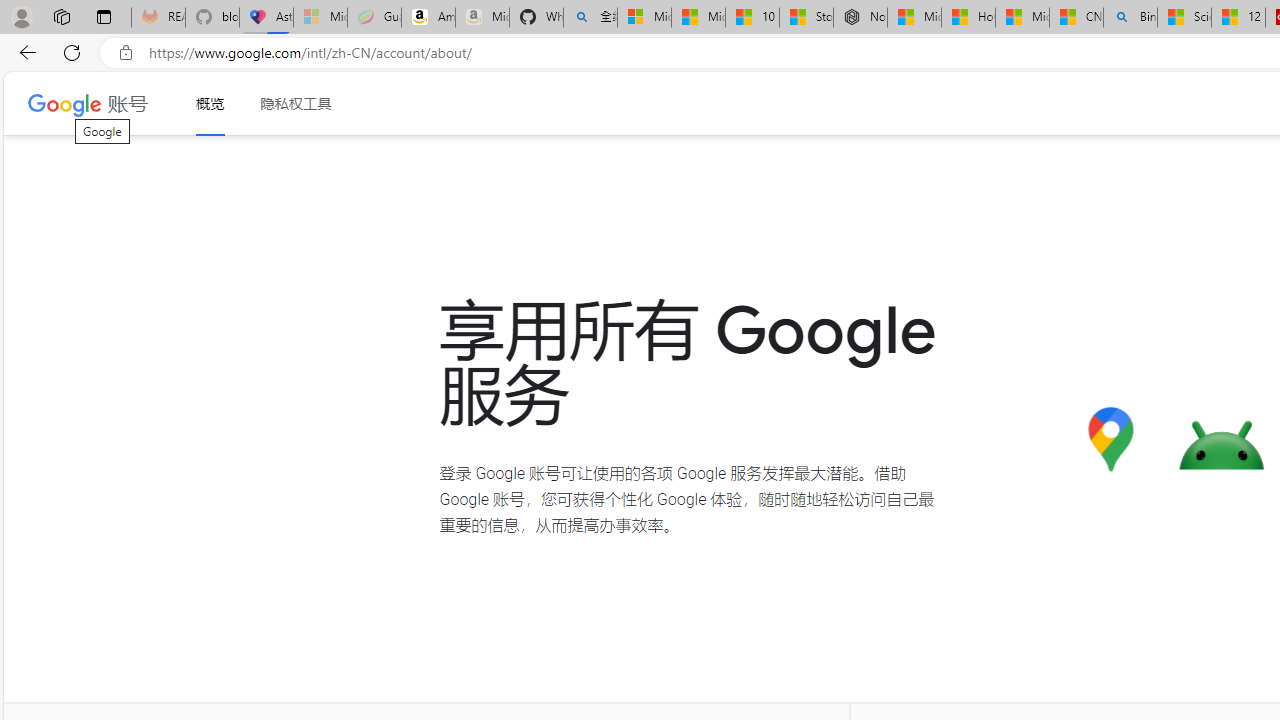 The height and width of the screenshot is (720, 1280). I want to click on 'CNN - MSN', so click(1075, 17).